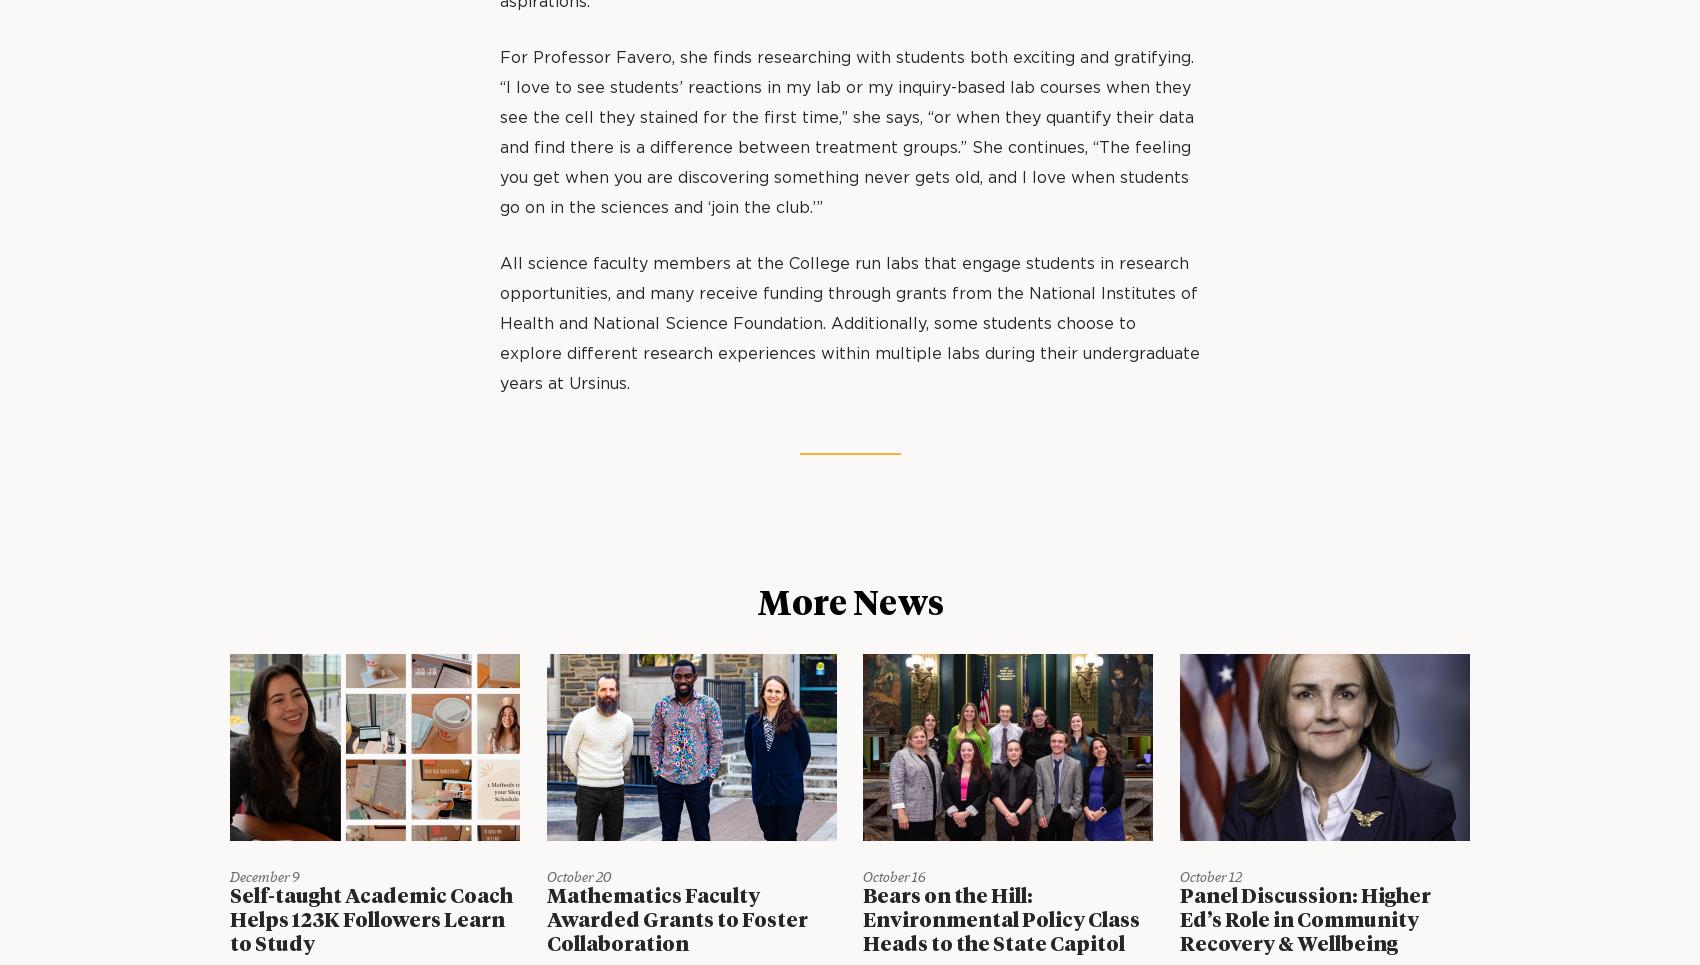 The width and height of the screenshot is (1700, 965). I want to click on 'October 20', so click(577, 876).